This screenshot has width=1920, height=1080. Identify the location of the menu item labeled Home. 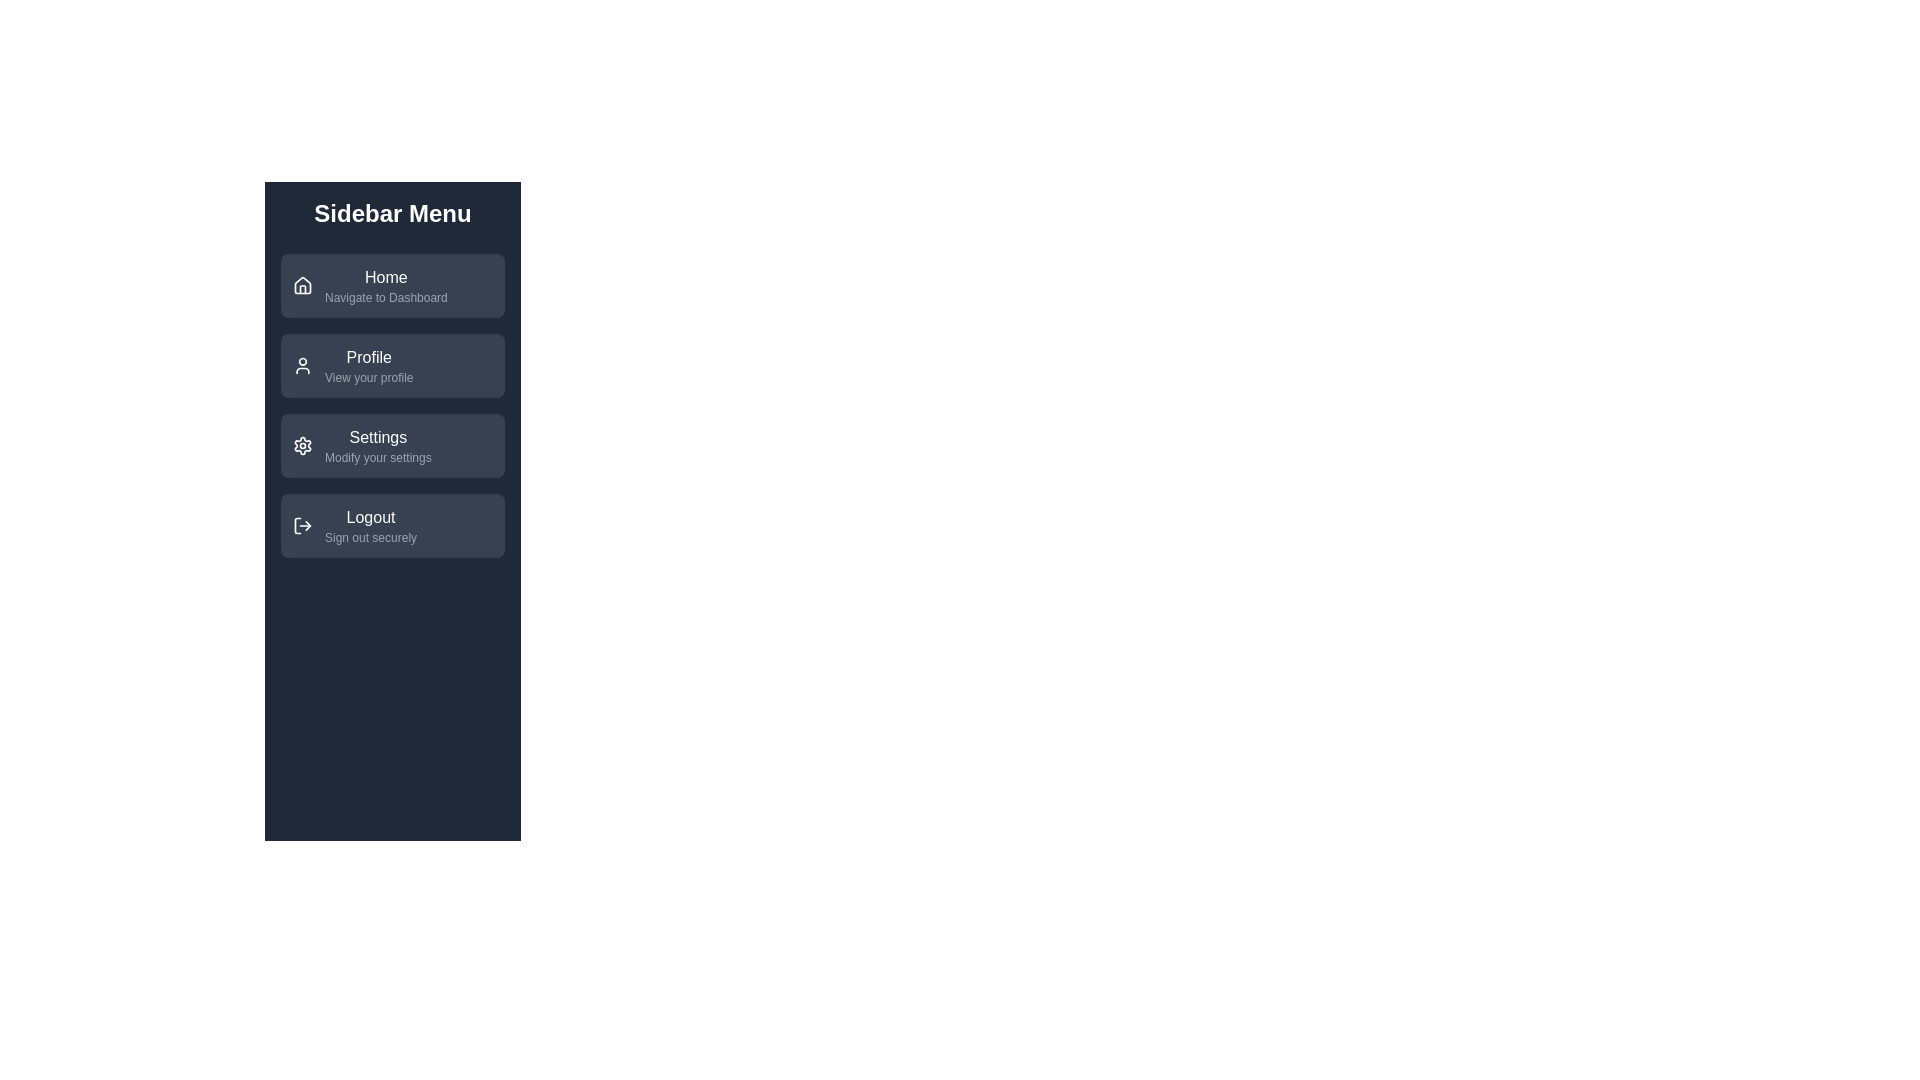
(393, 285).